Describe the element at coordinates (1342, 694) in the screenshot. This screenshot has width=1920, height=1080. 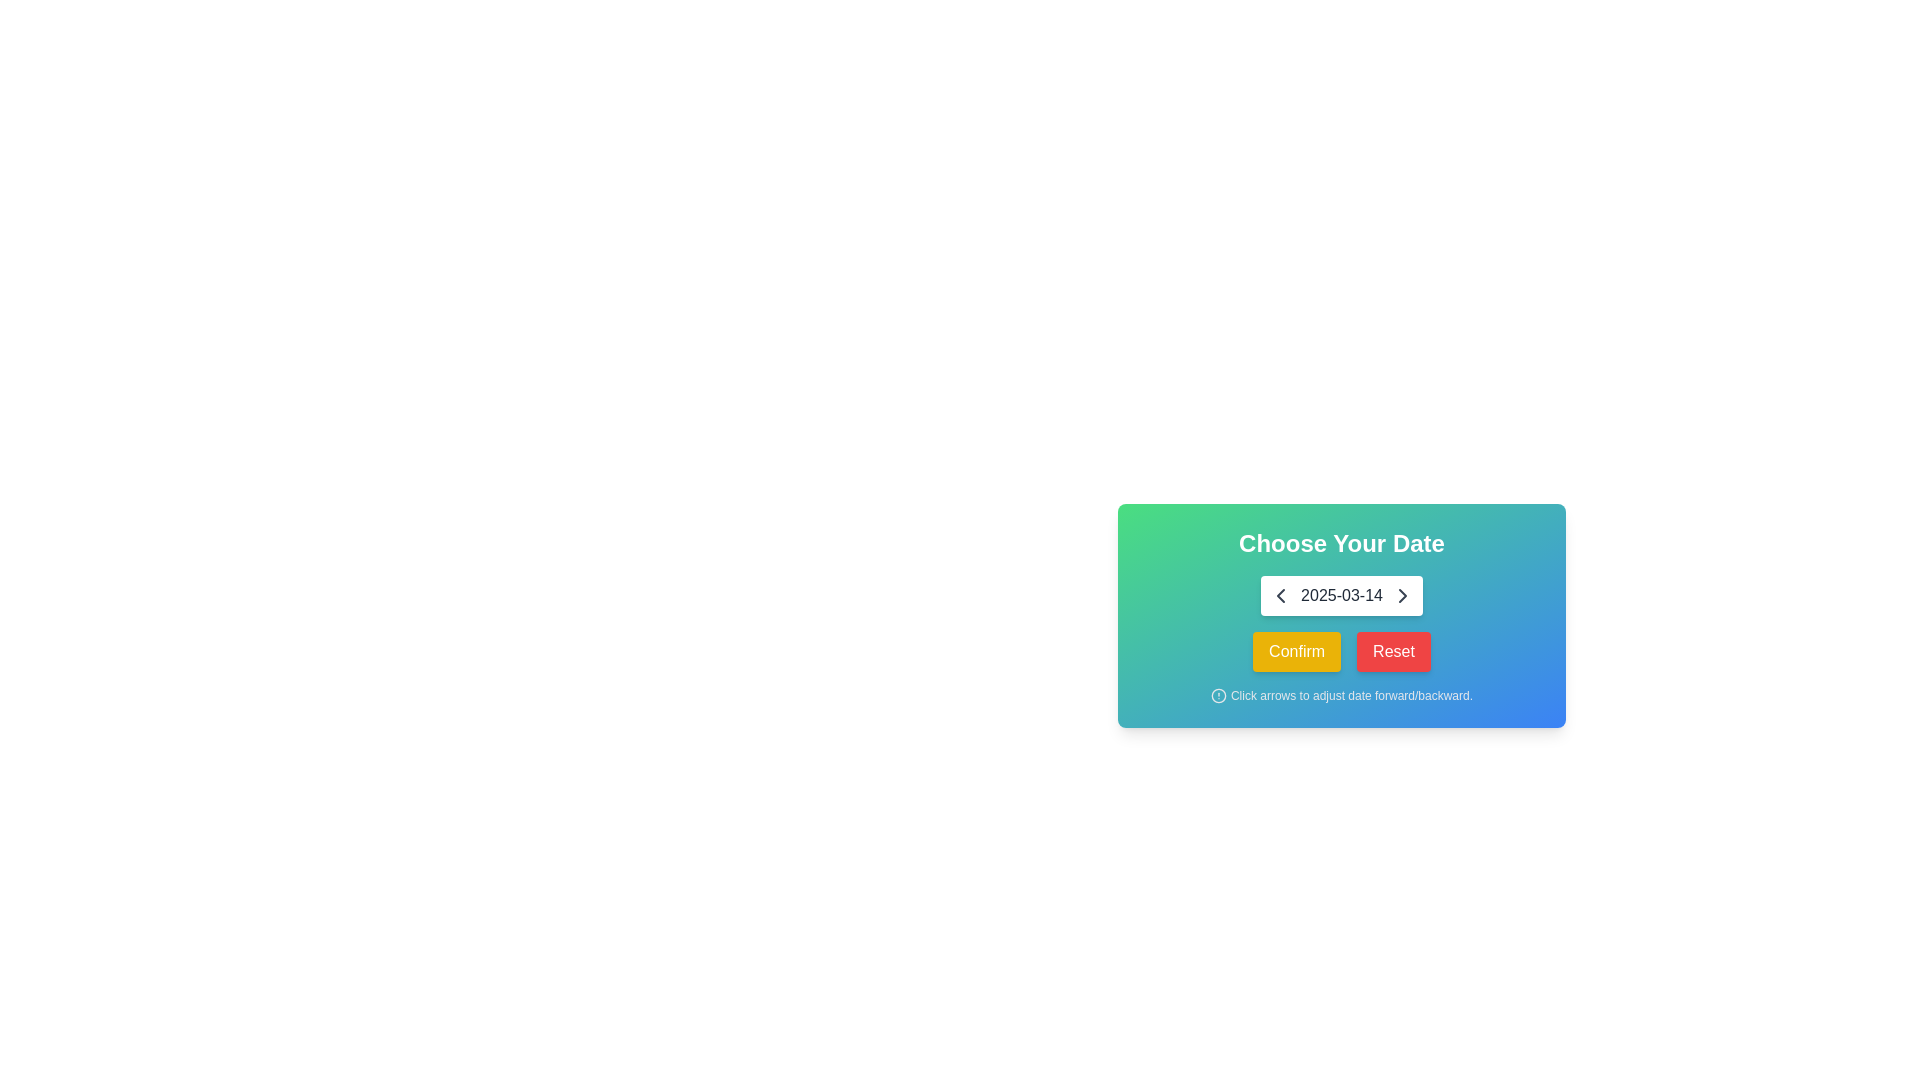
I see `the small text label with a circular icon located at the bottom of the panel, beneath the 'Confirm' and 'Reset' buttons` at that location.